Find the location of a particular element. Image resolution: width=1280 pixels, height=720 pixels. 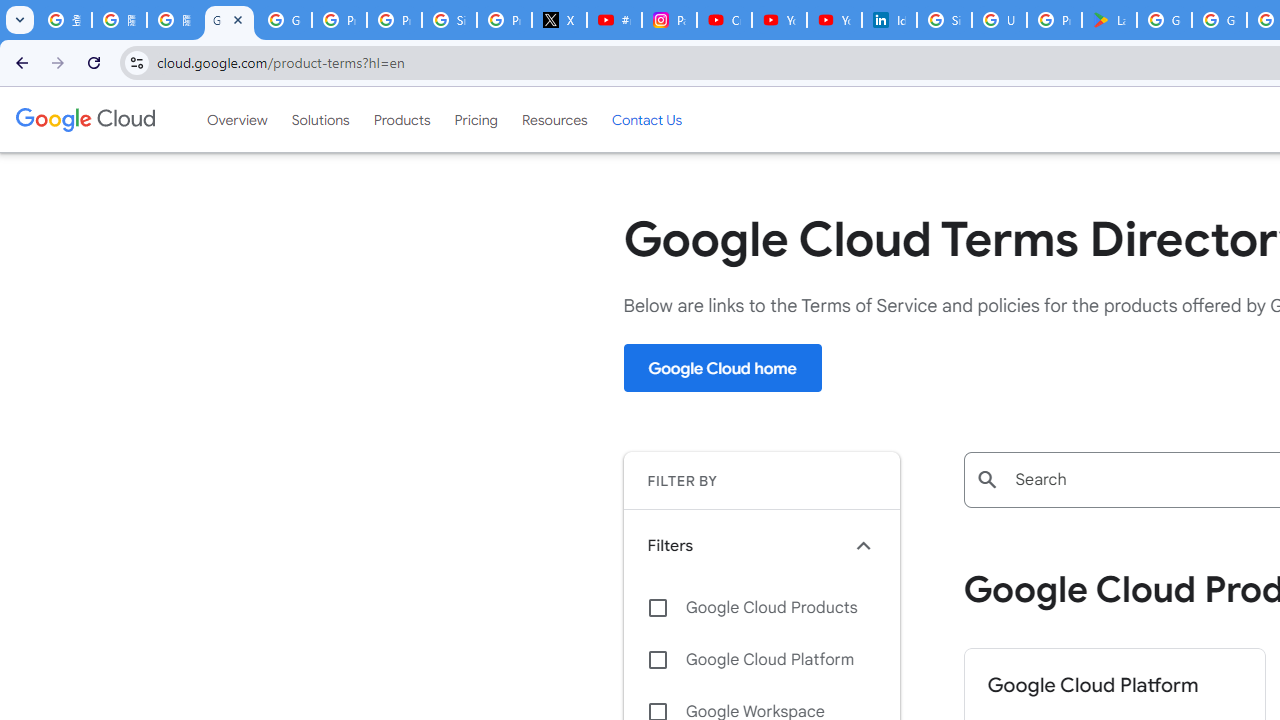

'Google Cloud Terms Directory | Google Cloud' is located at coordinates (229, 20).